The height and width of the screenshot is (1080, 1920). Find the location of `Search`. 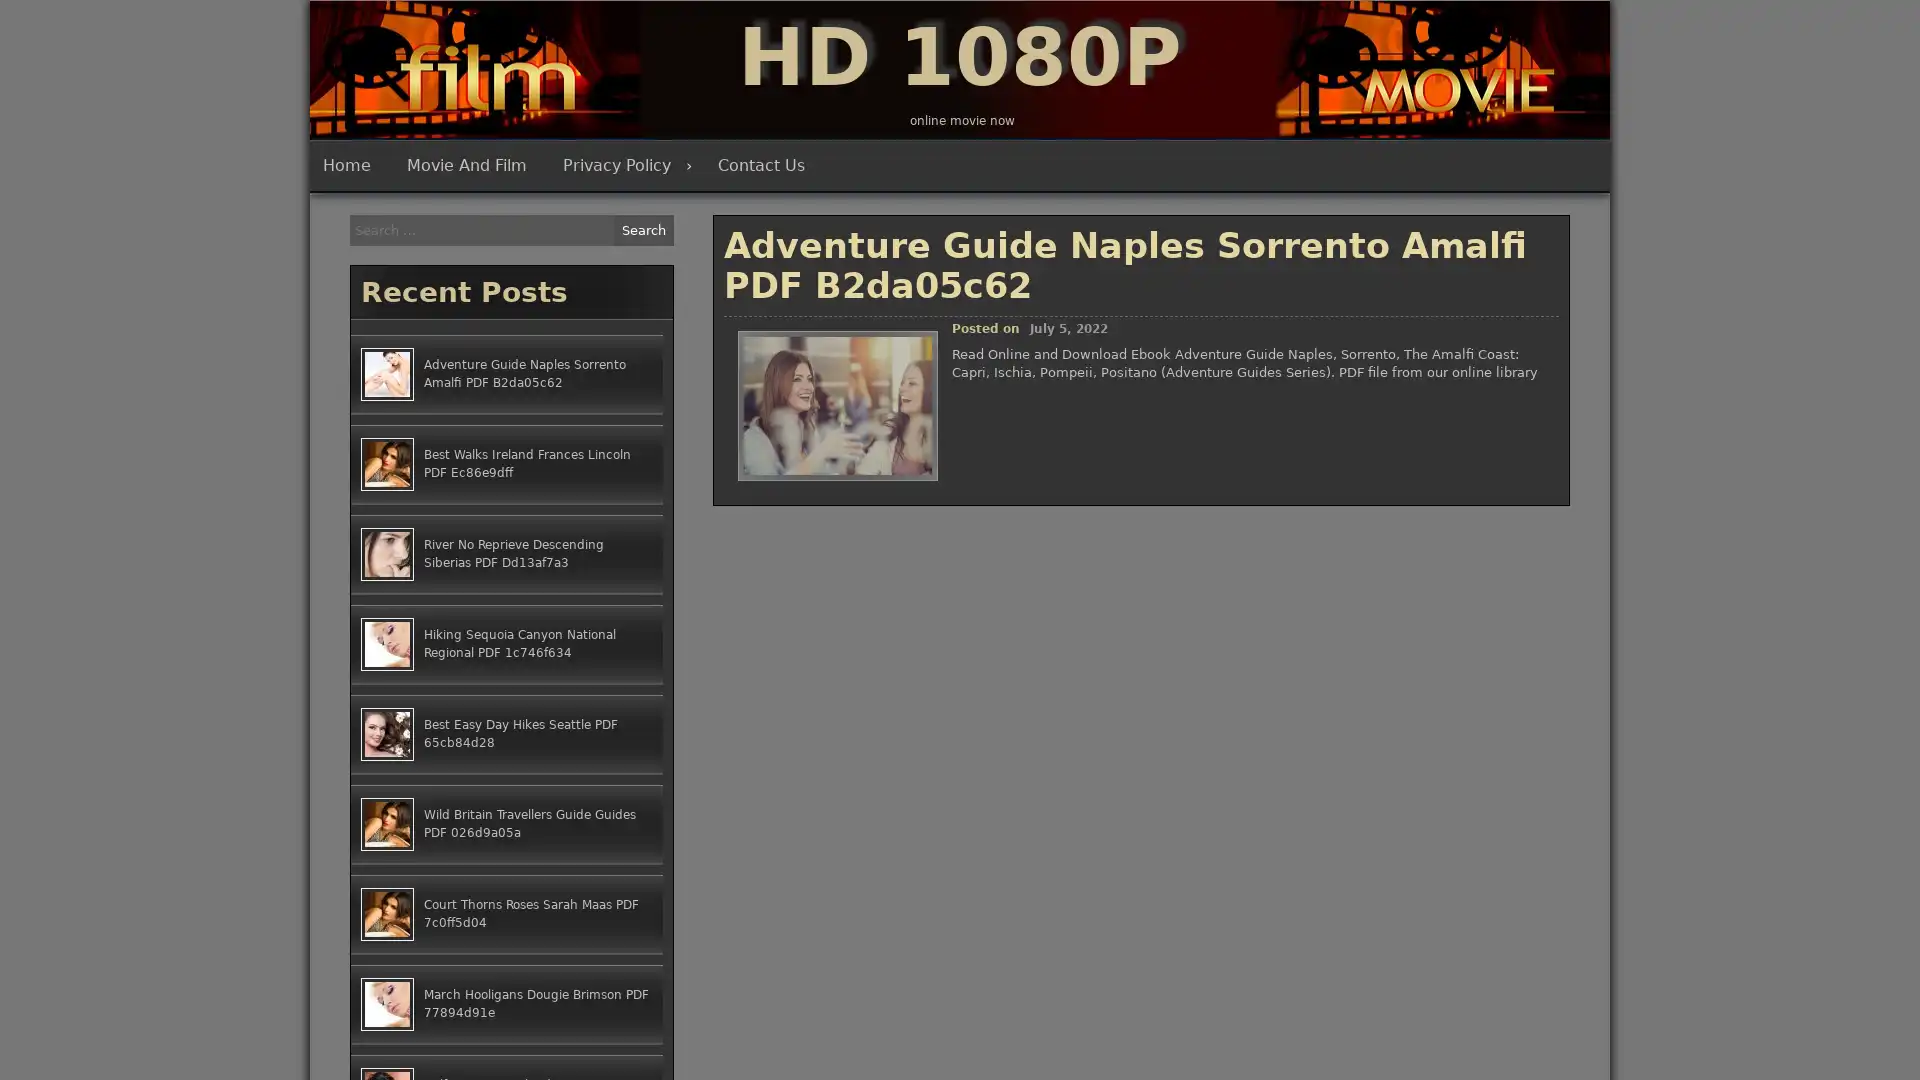

Search is located at coordinates (643, 229).